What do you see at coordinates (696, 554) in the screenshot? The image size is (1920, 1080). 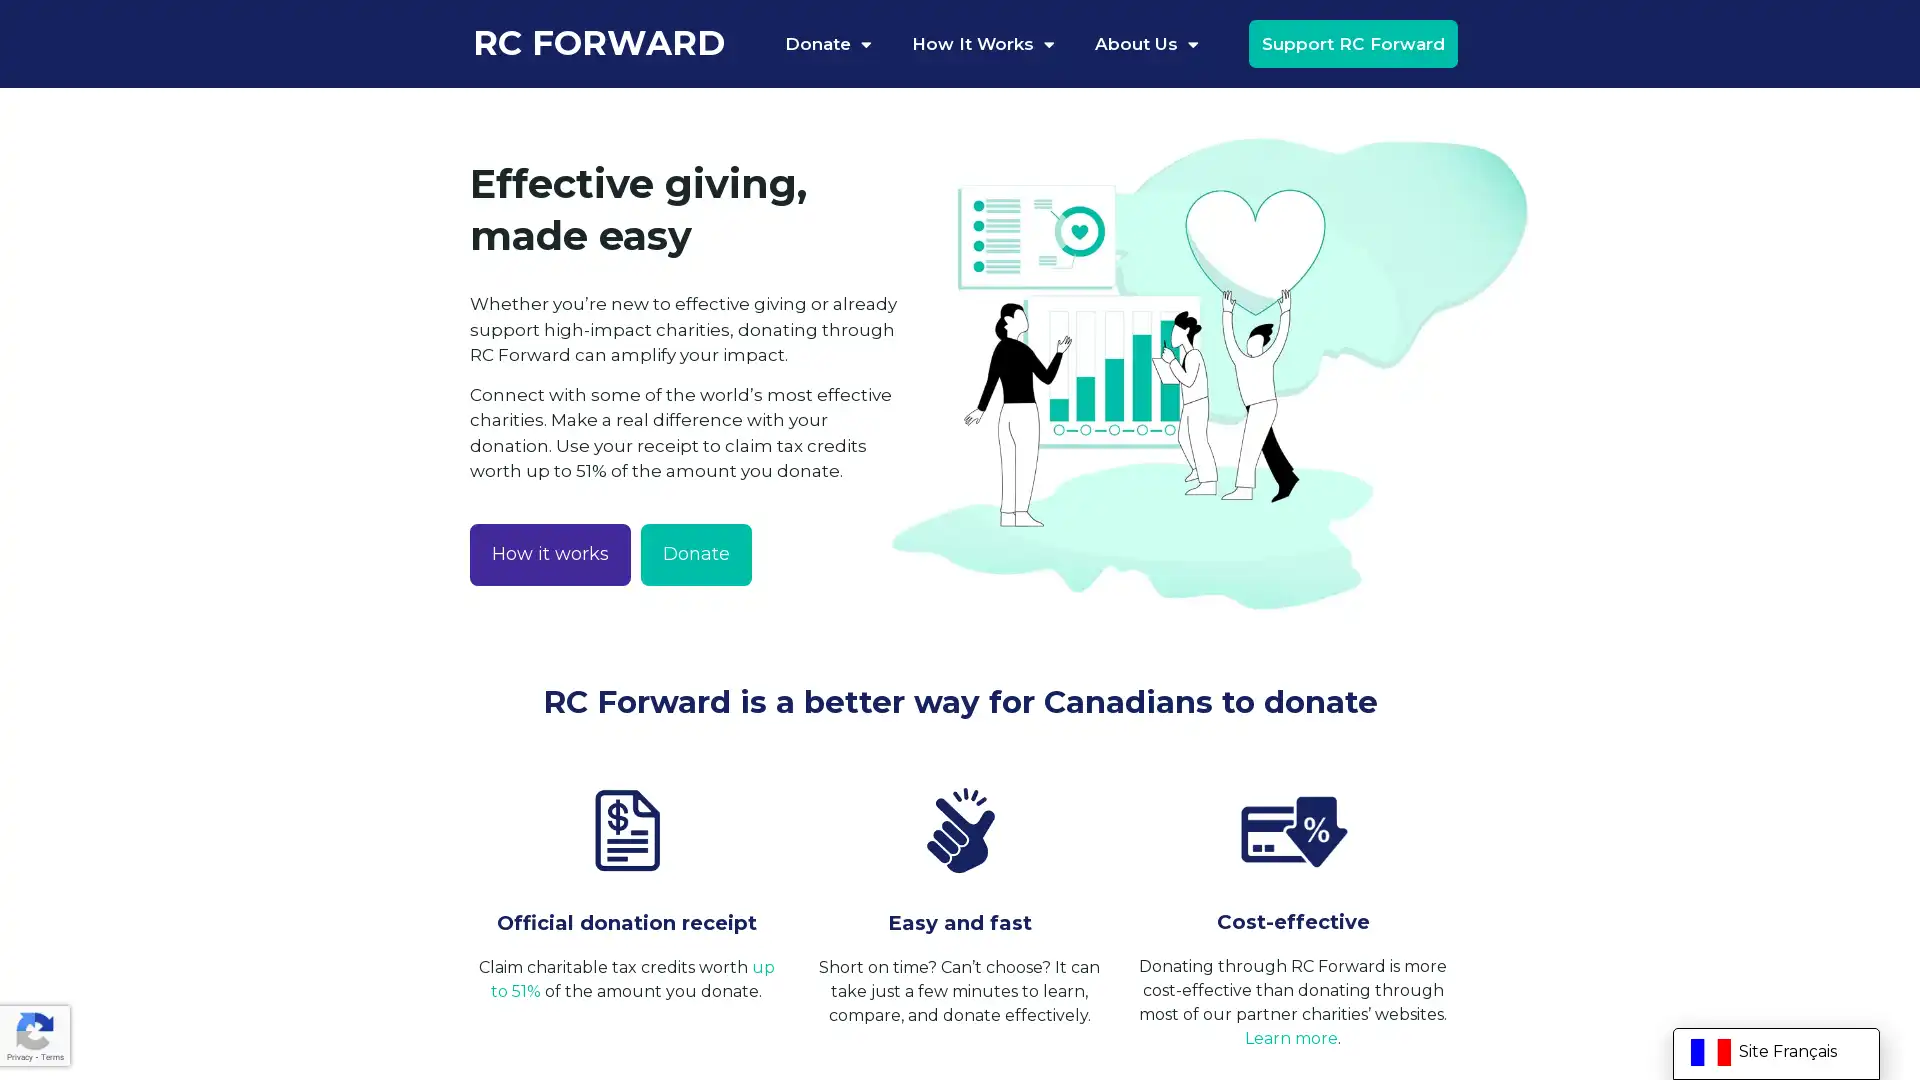 I see `Donate` at bounding box center [696, 554].